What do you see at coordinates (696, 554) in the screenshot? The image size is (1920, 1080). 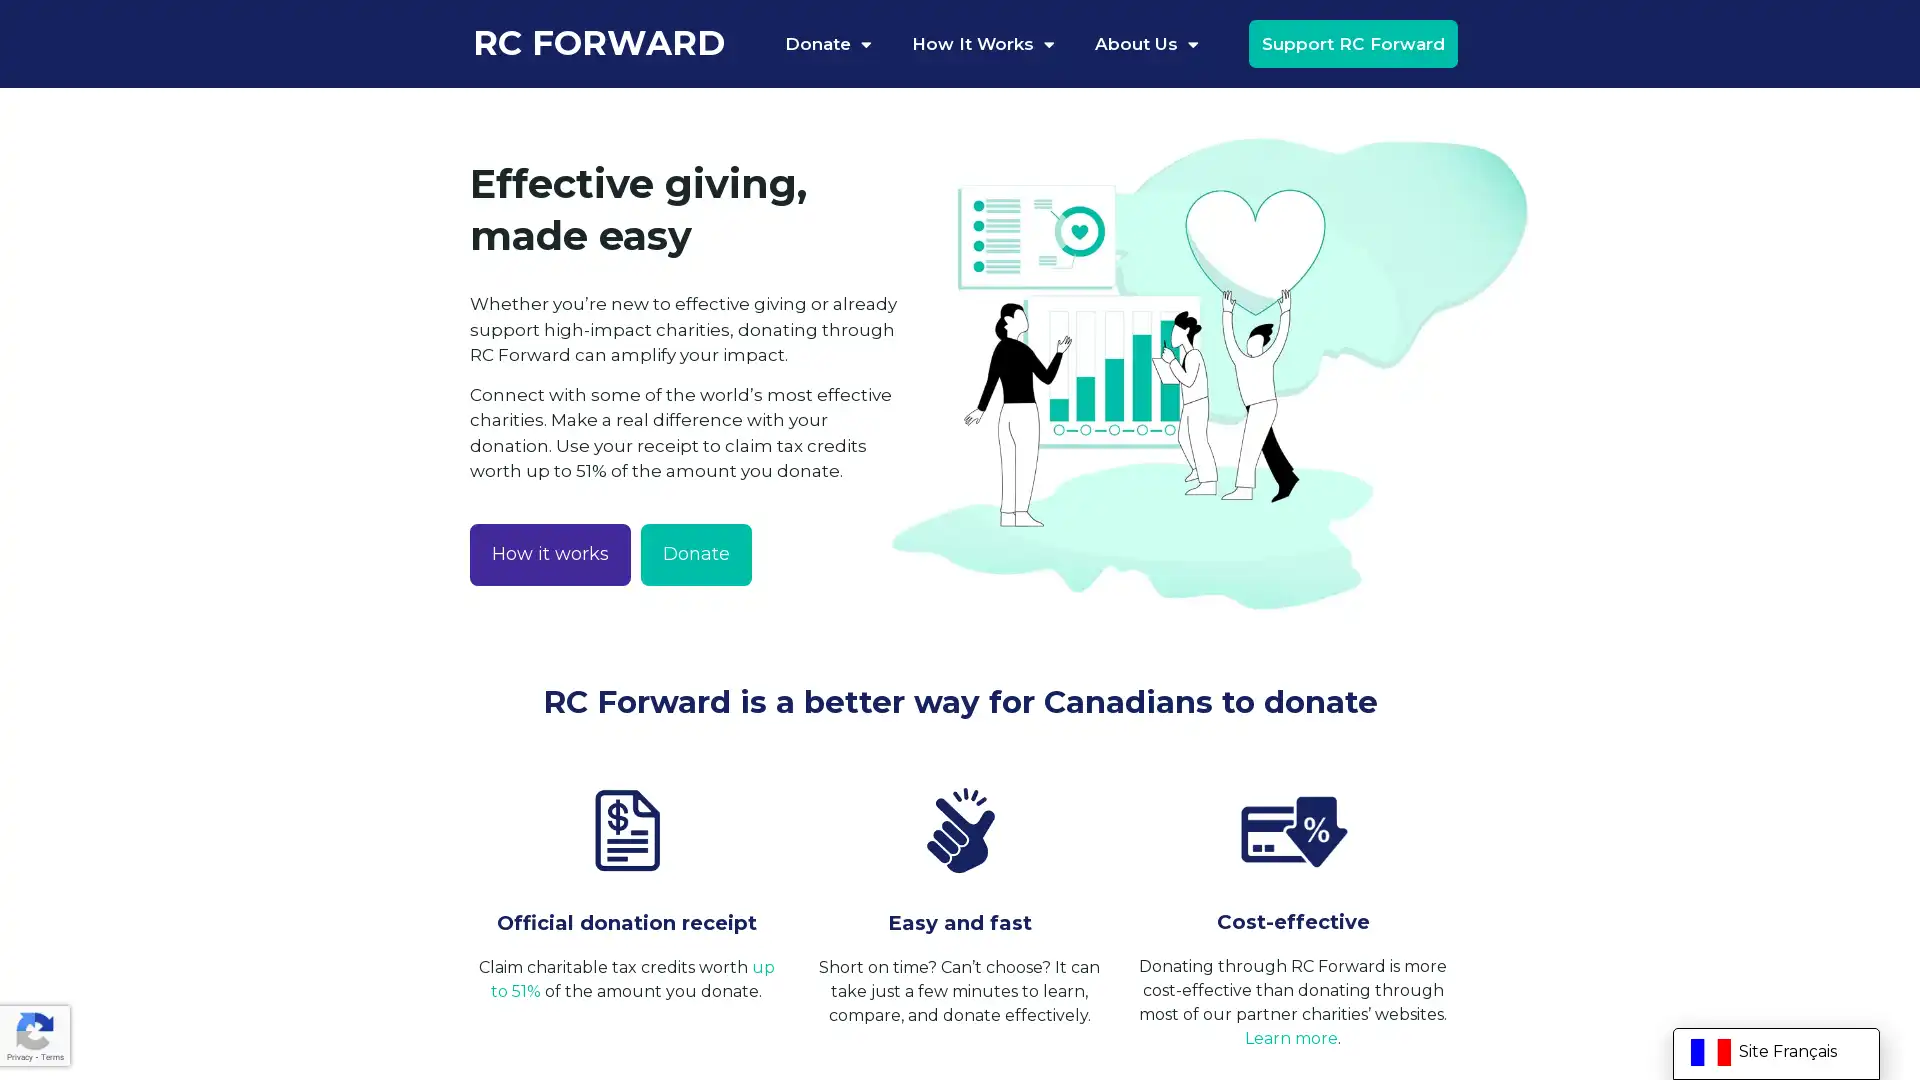 I see `Donate` at bounding box center [696, 554].